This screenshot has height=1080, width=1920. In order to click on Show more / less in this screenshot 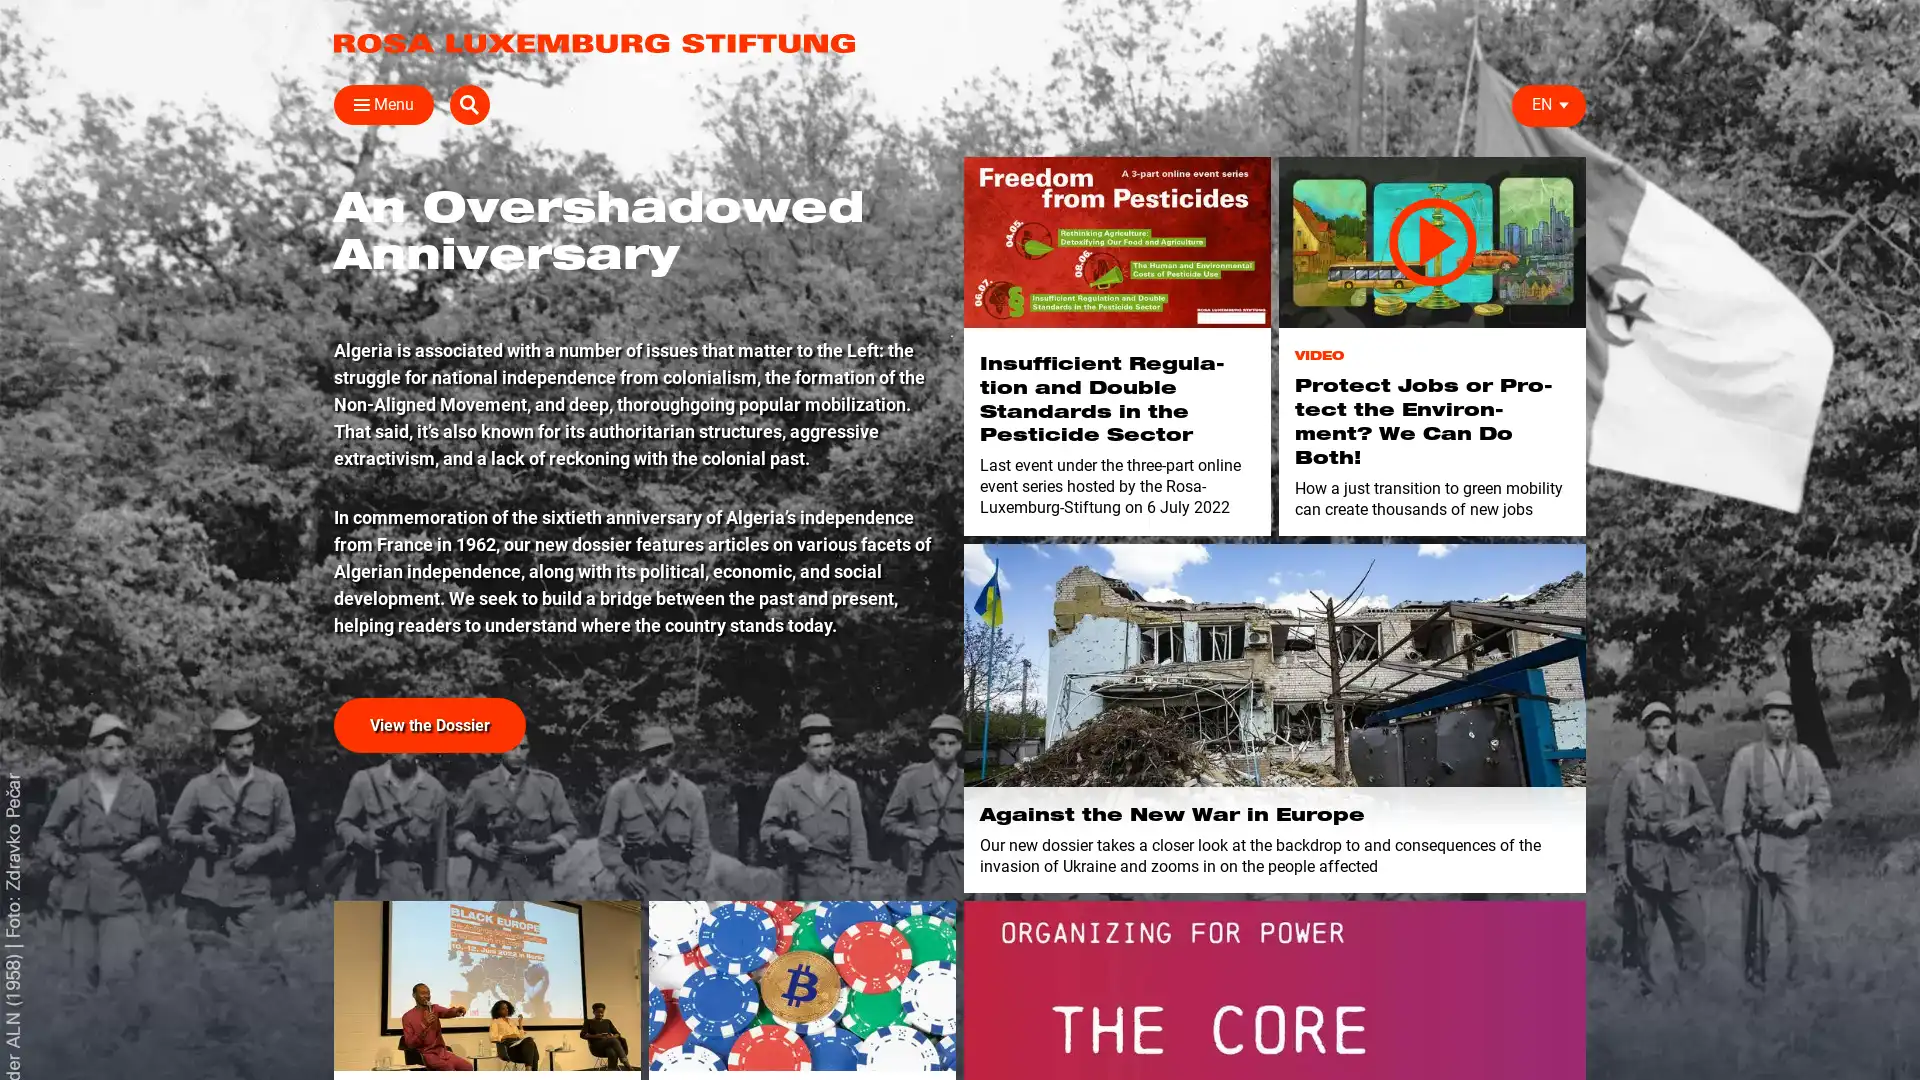, I will do `click(325, 363)`.